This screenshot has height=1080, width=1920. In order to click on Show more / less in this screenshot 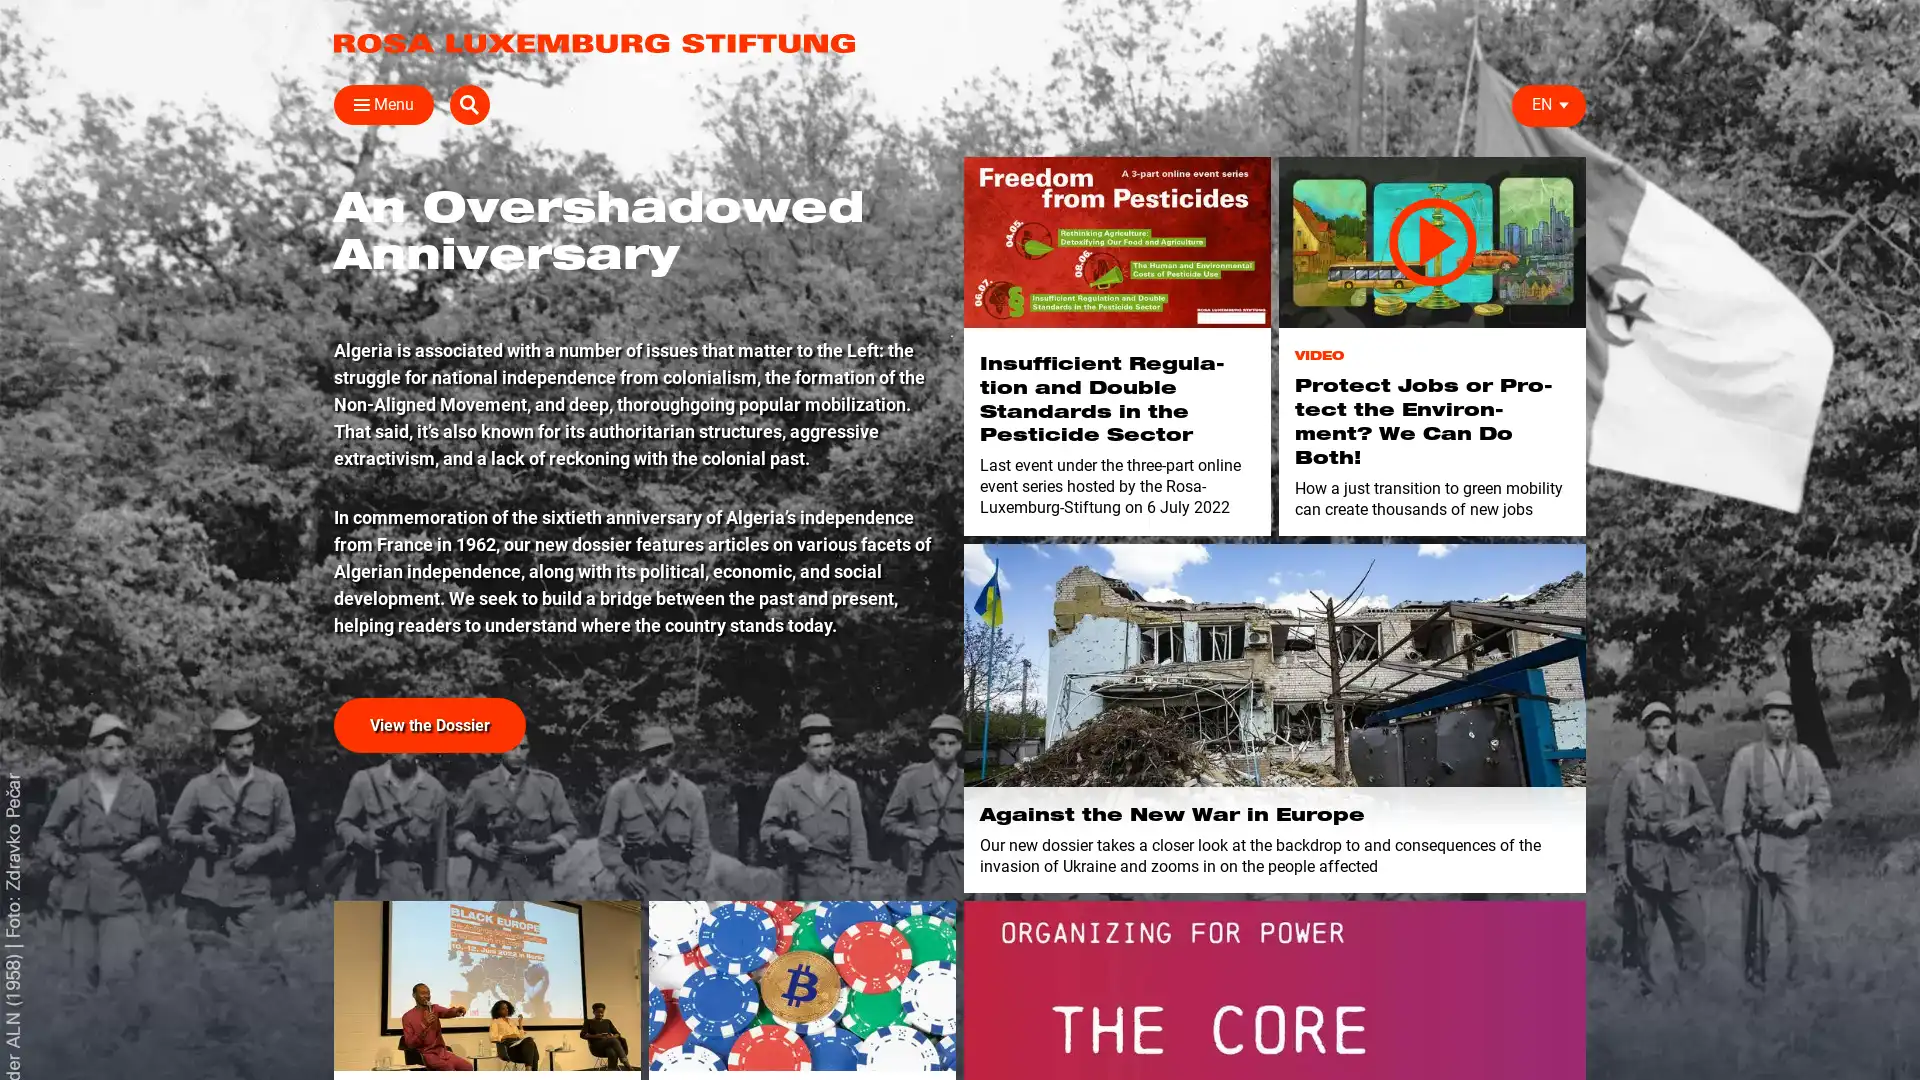, I will do `click(325, 363)`.